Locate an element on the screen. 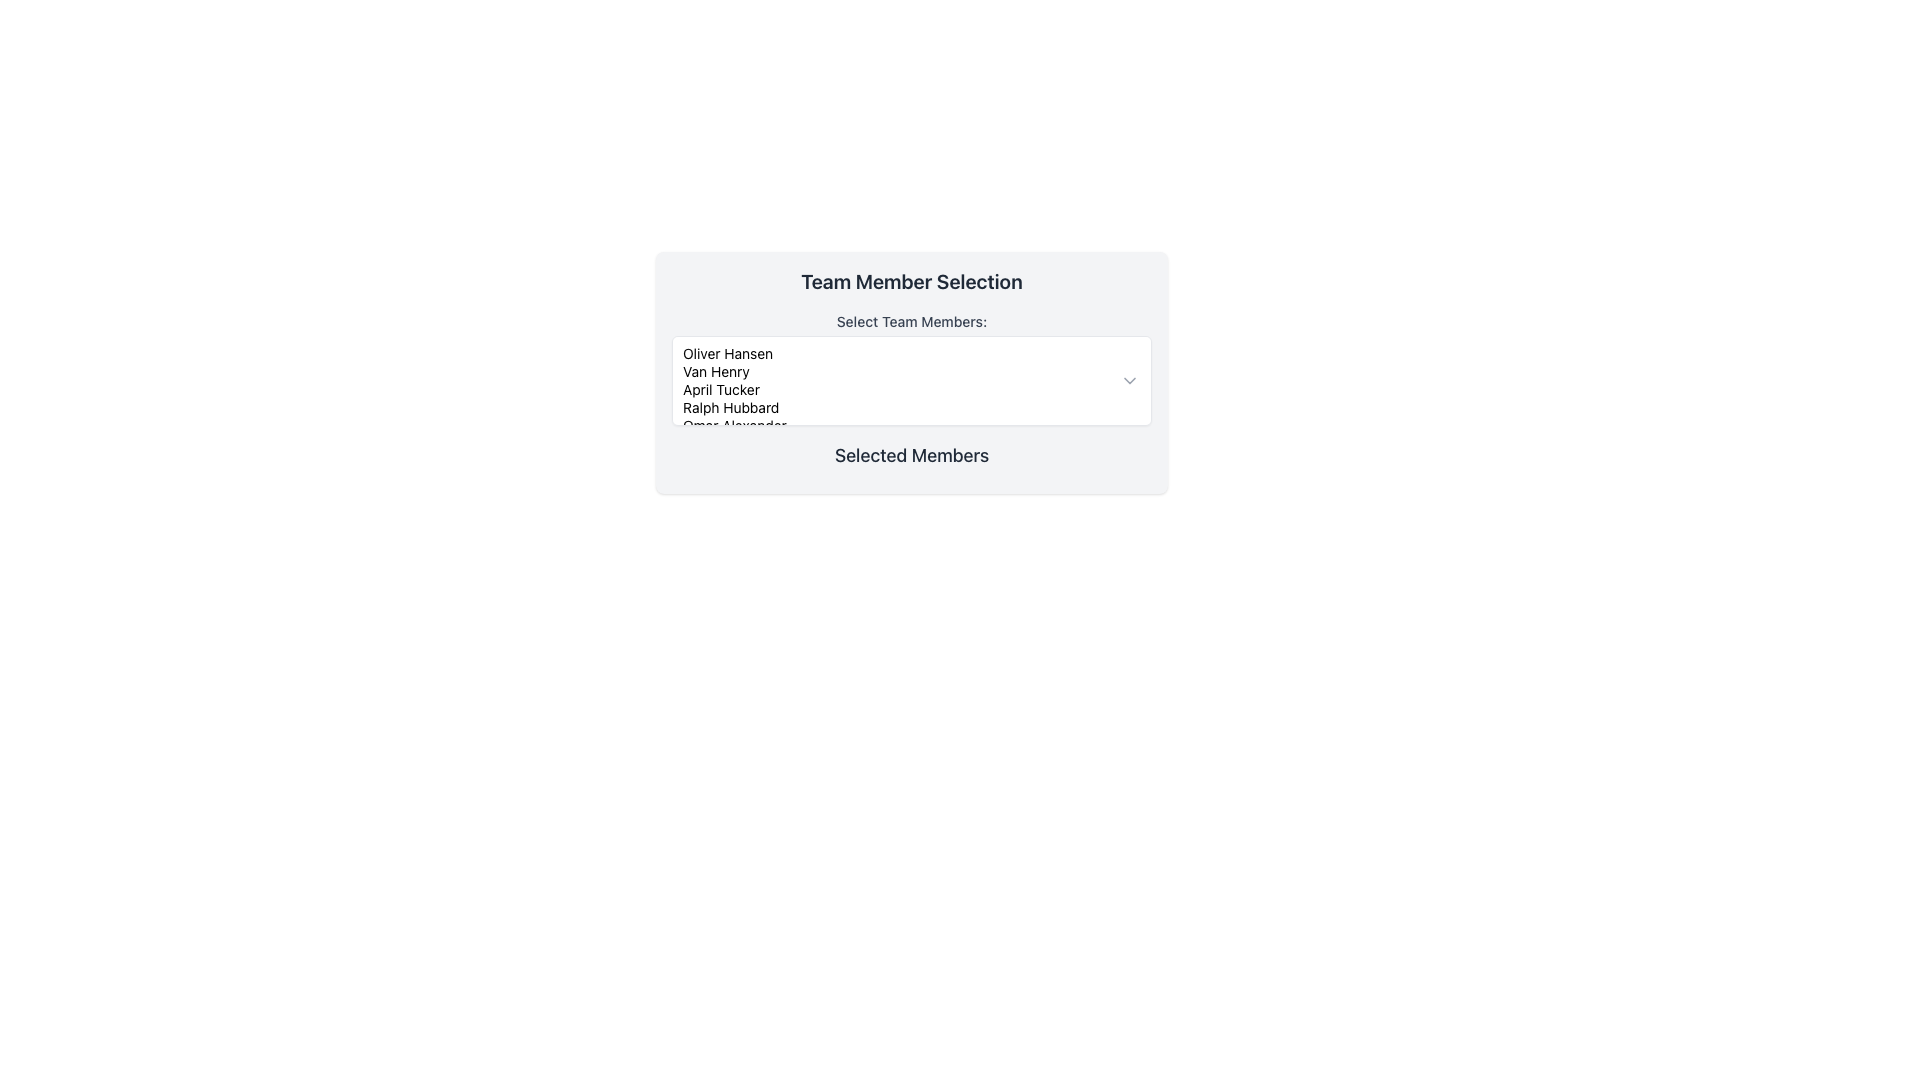  the fourth option in the dropdown menu that allows the selection of a team member, positioned between 'April Tucker' and 'Omar Alexander' is located at coordinates (895, 407).